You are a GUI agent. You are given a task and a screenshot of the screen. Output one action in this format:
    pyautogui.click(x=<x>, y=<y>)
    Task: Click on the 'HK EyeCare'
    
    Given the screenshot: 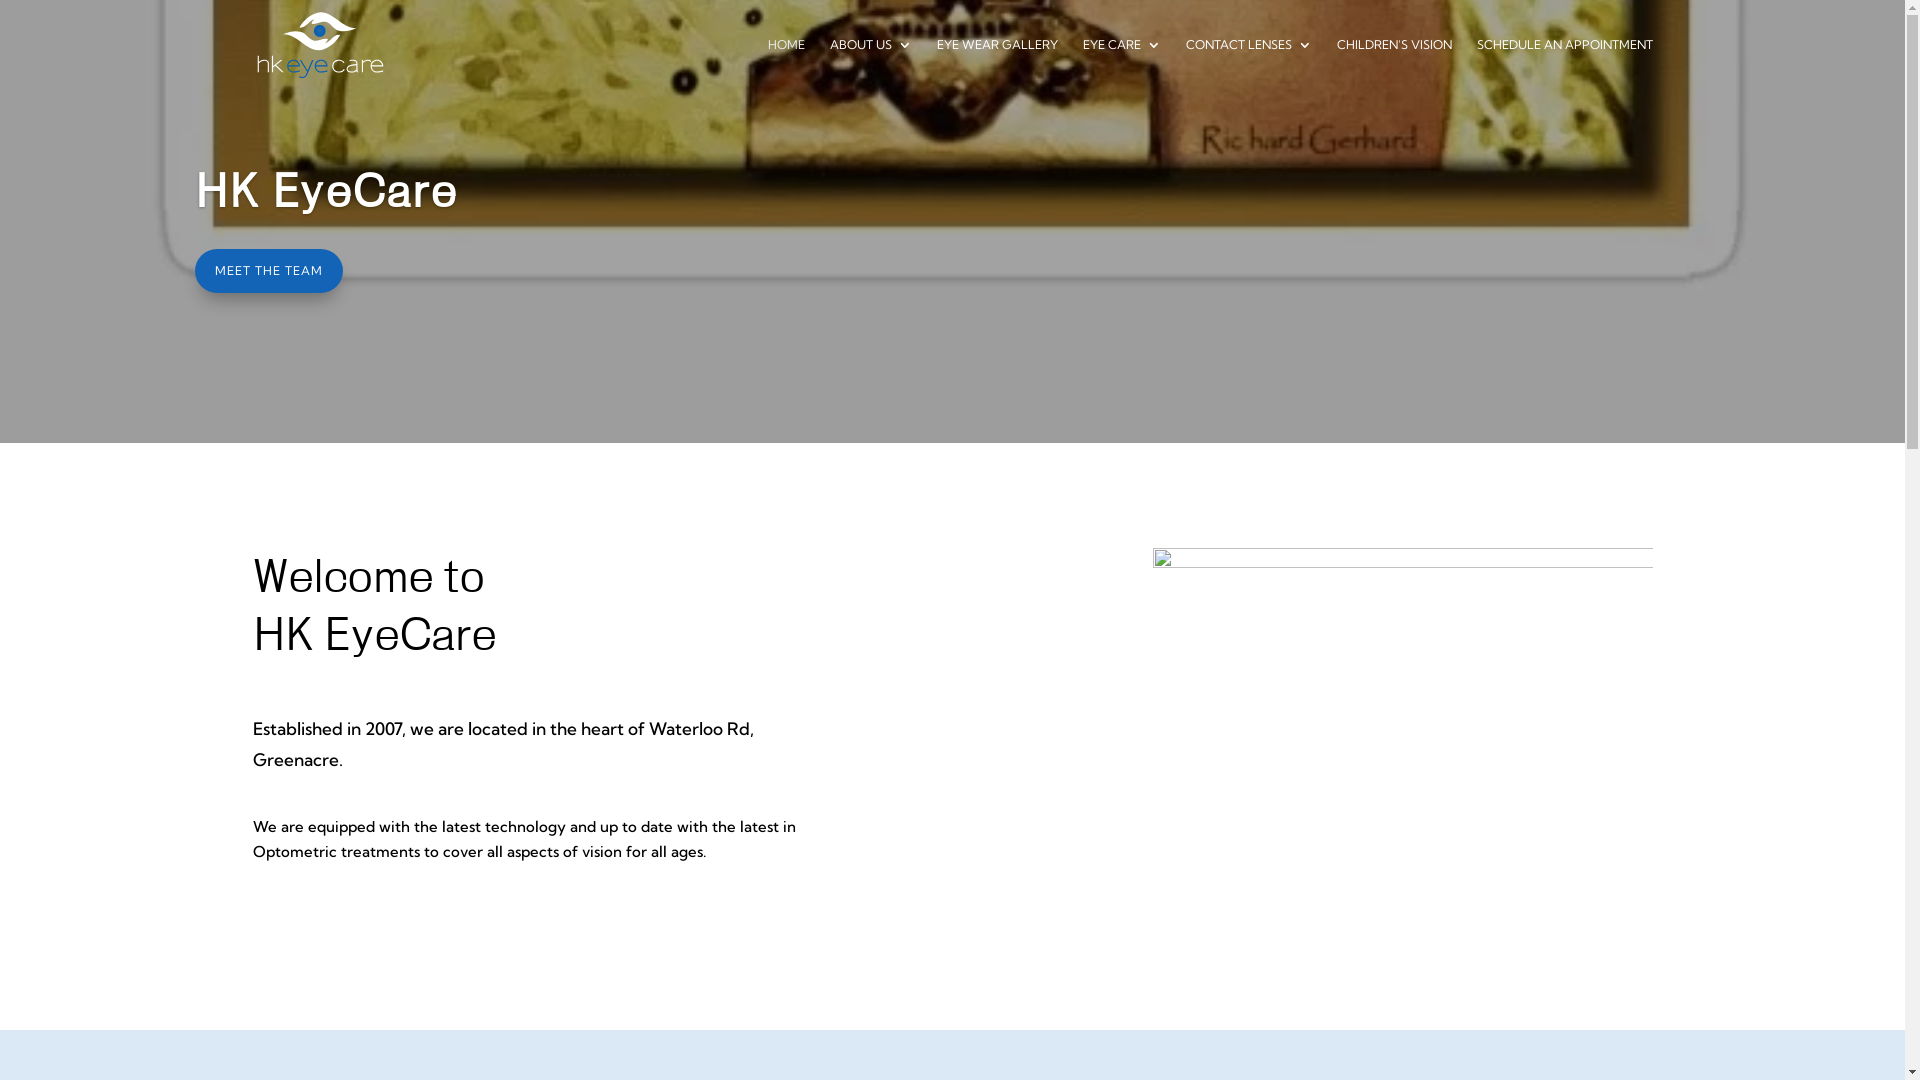 What is the action you would take?
    pyautogui.click(x=326, y=192)
    